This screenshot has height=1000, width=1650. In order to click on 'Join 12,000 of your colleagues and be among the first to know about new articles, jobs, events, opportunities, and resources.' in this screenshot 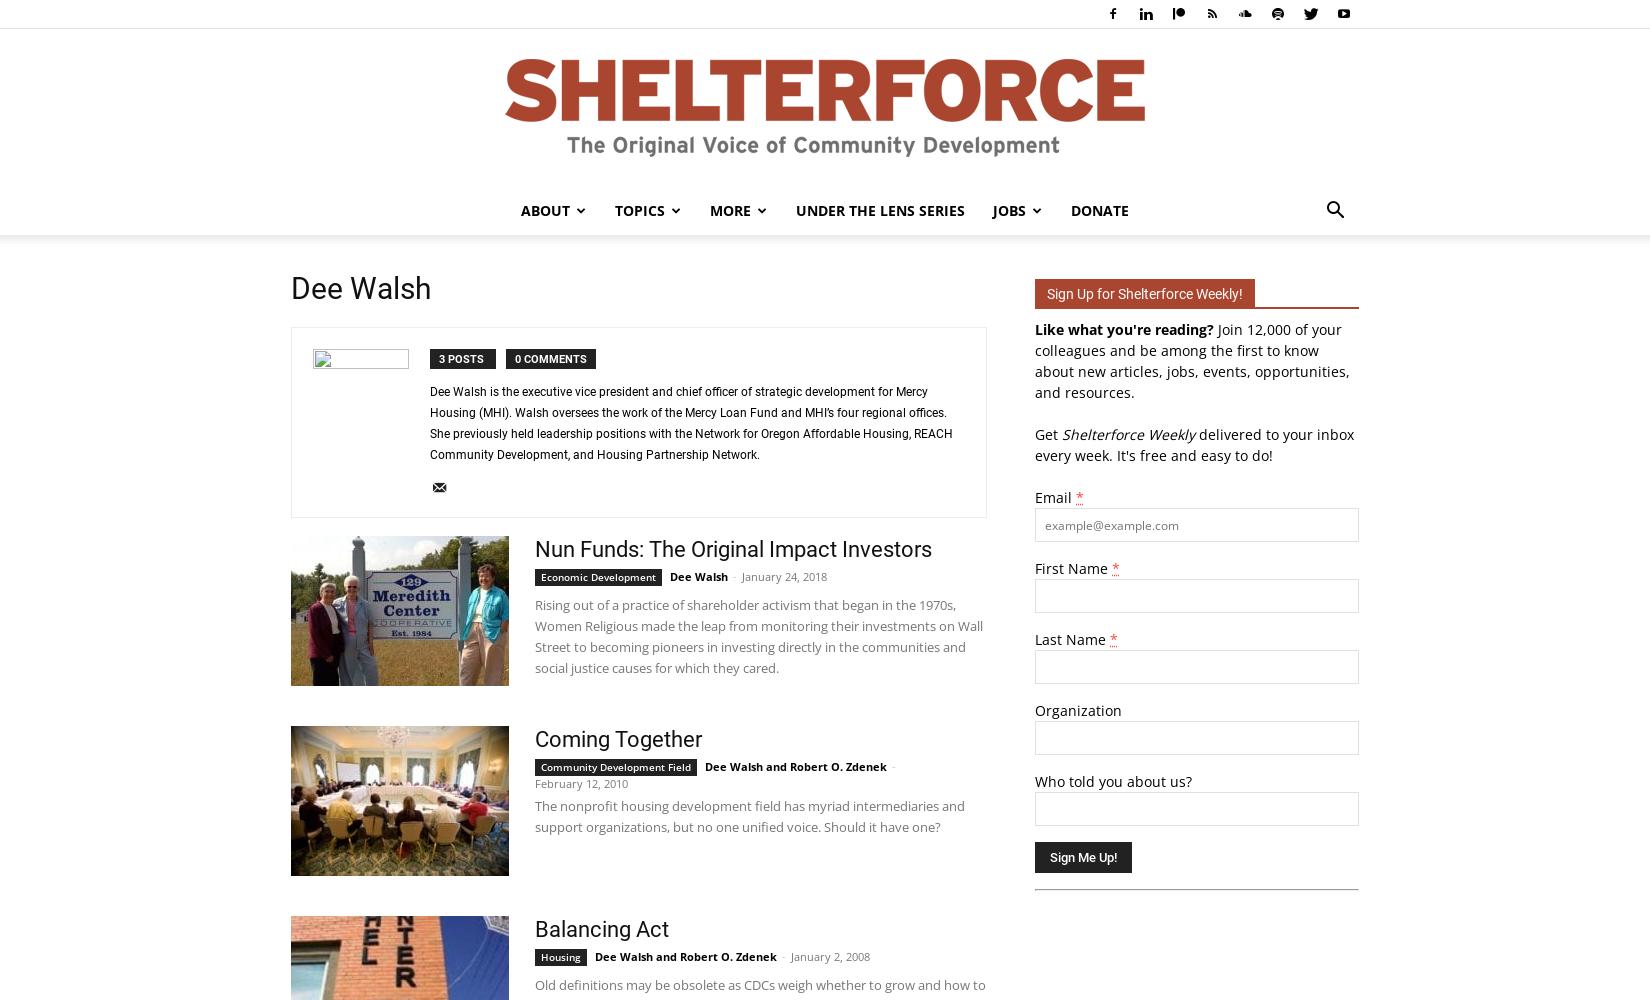, I will do `click(1192, 360)`.